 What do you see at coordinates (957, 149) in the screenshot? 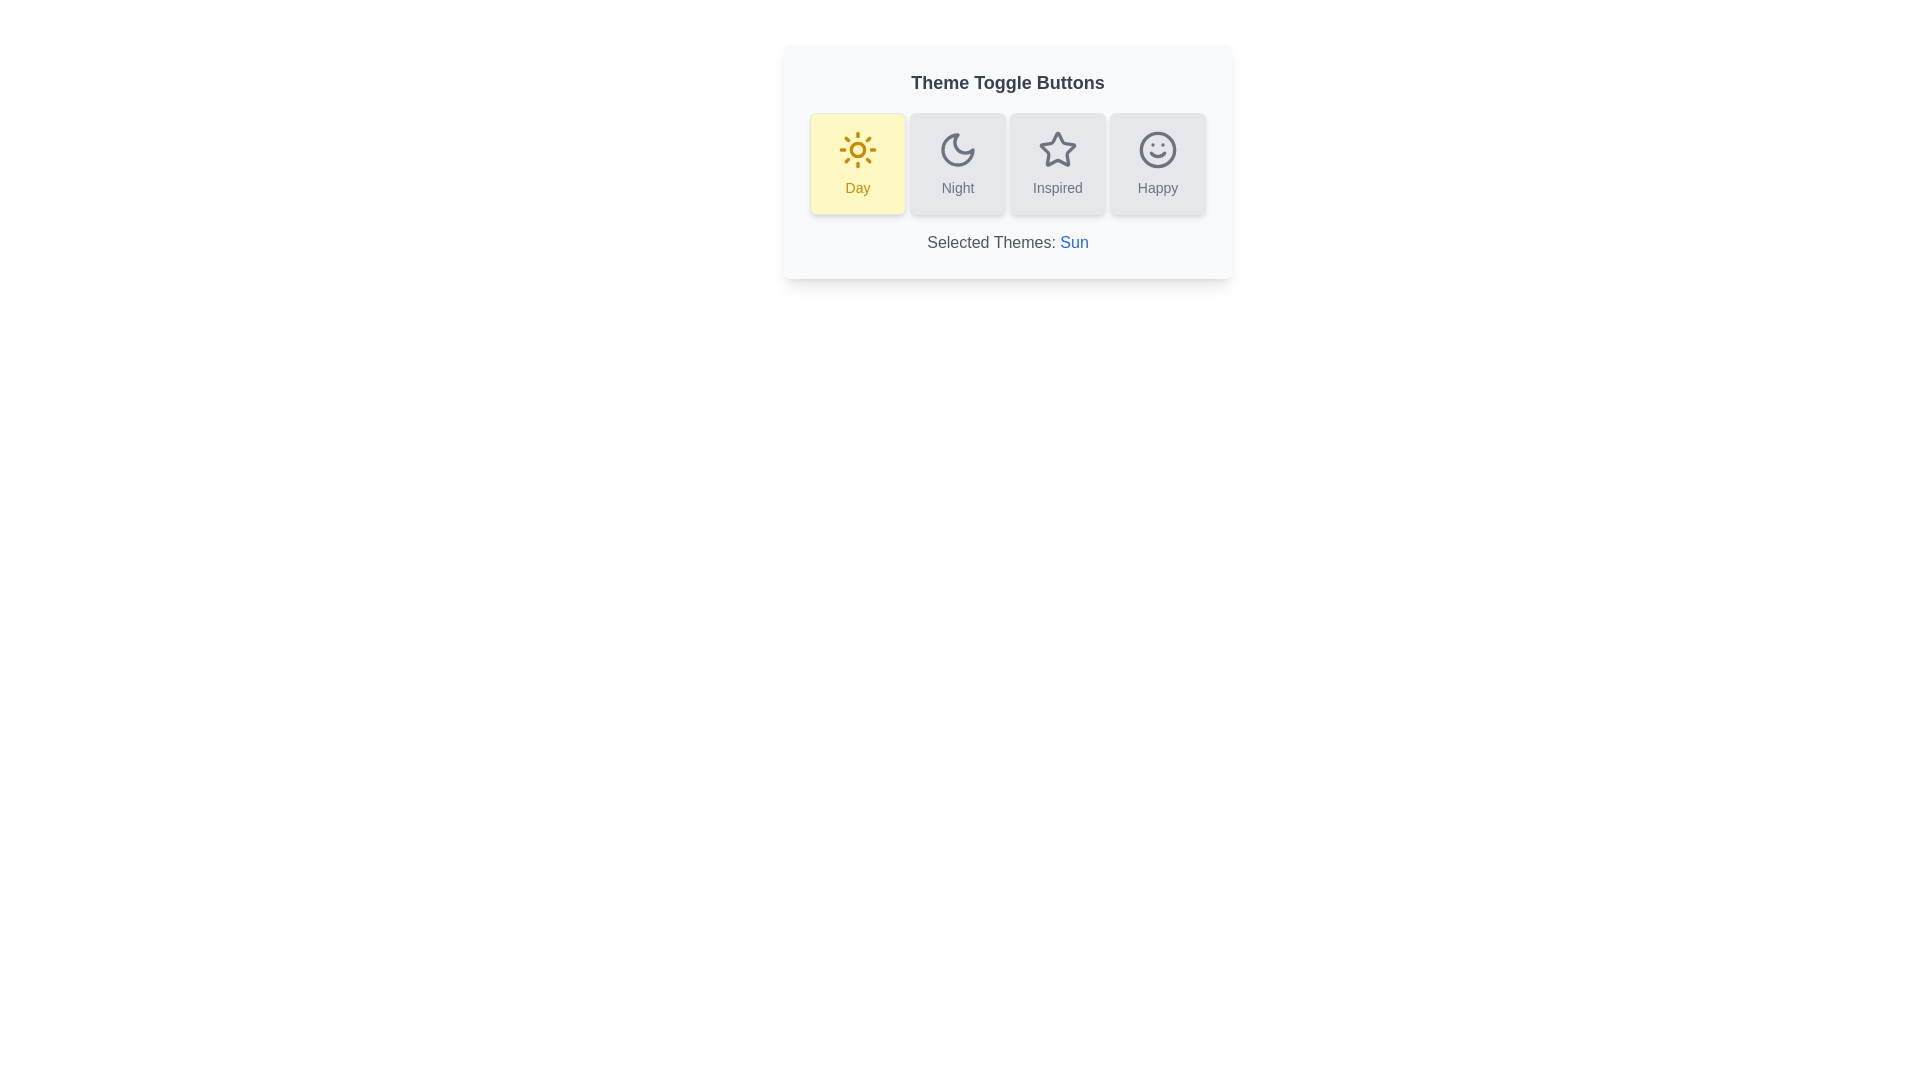
I see `the 'Night' theme toggle button icon` at bounding box center [957, 149].